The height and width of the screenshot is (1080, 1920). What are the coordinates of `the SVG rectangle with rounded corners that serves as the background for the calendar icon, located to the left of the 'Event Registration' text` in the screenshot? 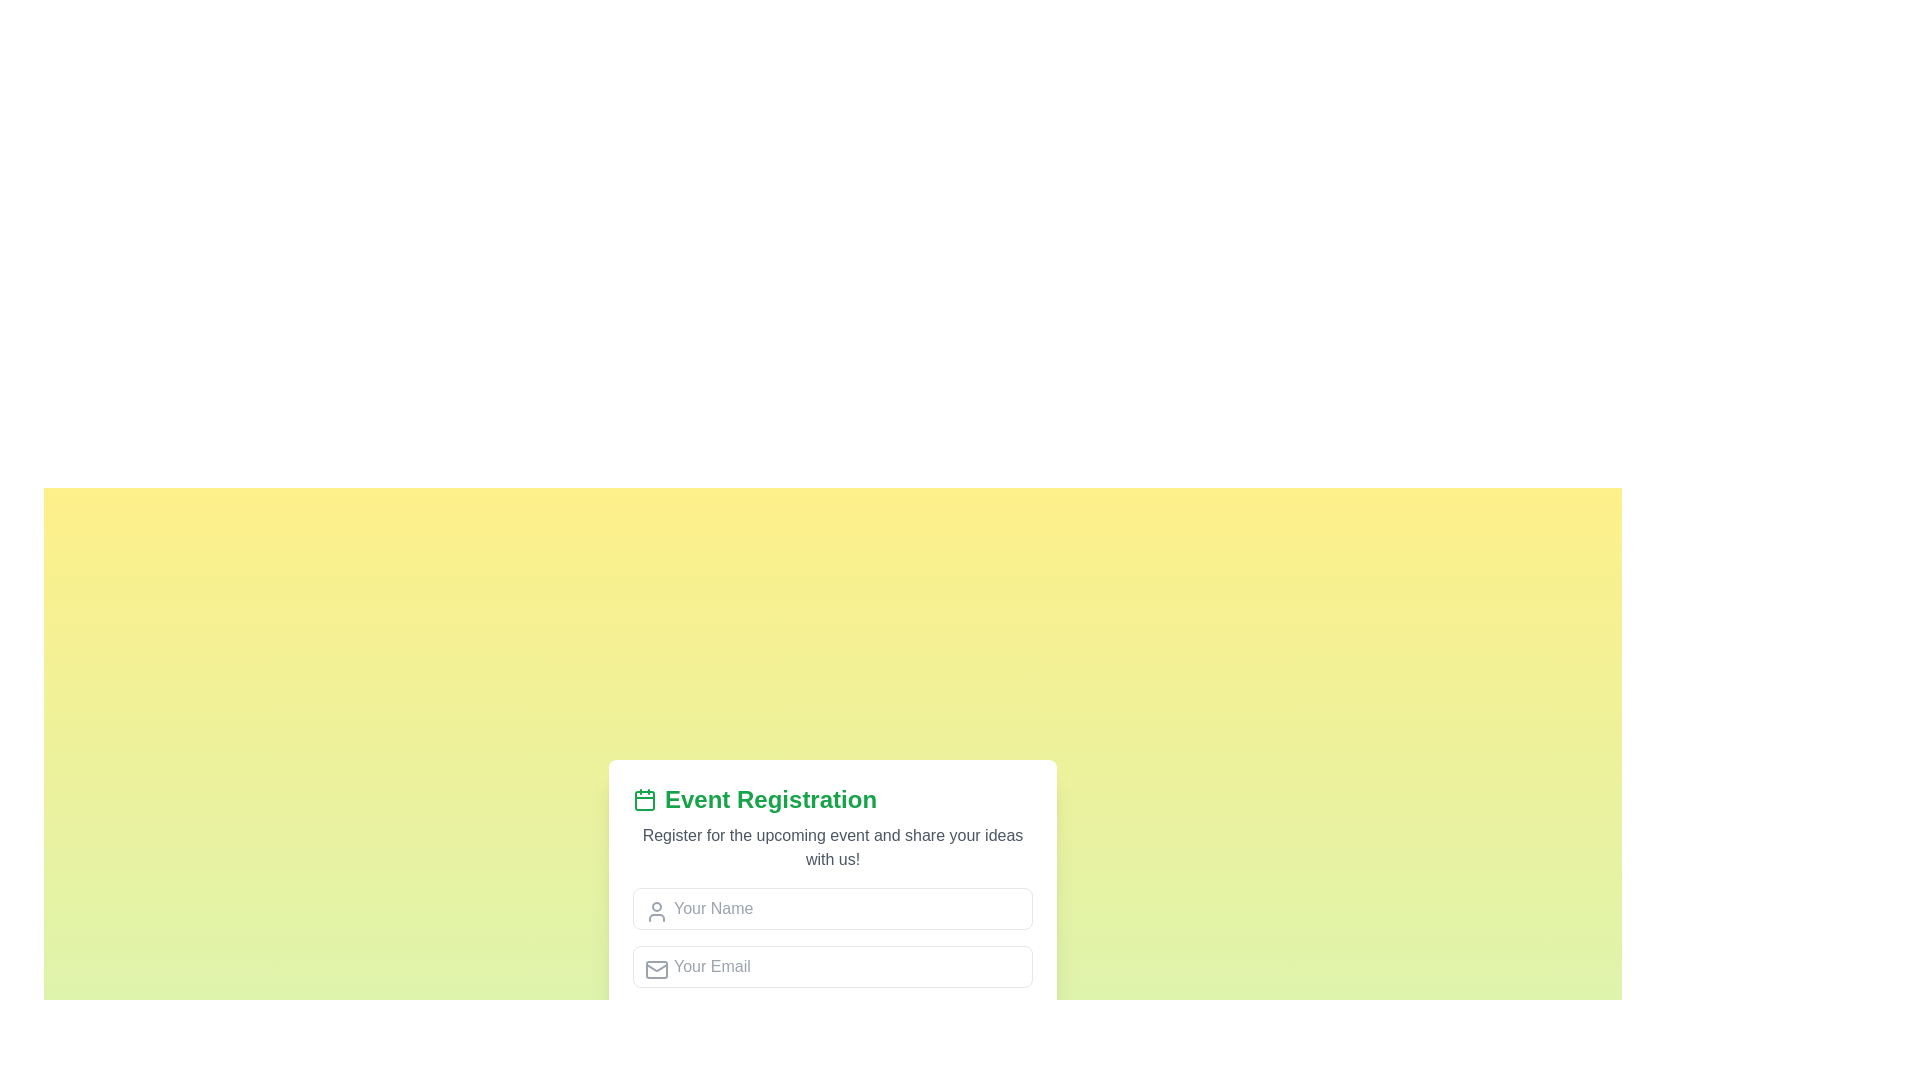 It's located at (644, 798).